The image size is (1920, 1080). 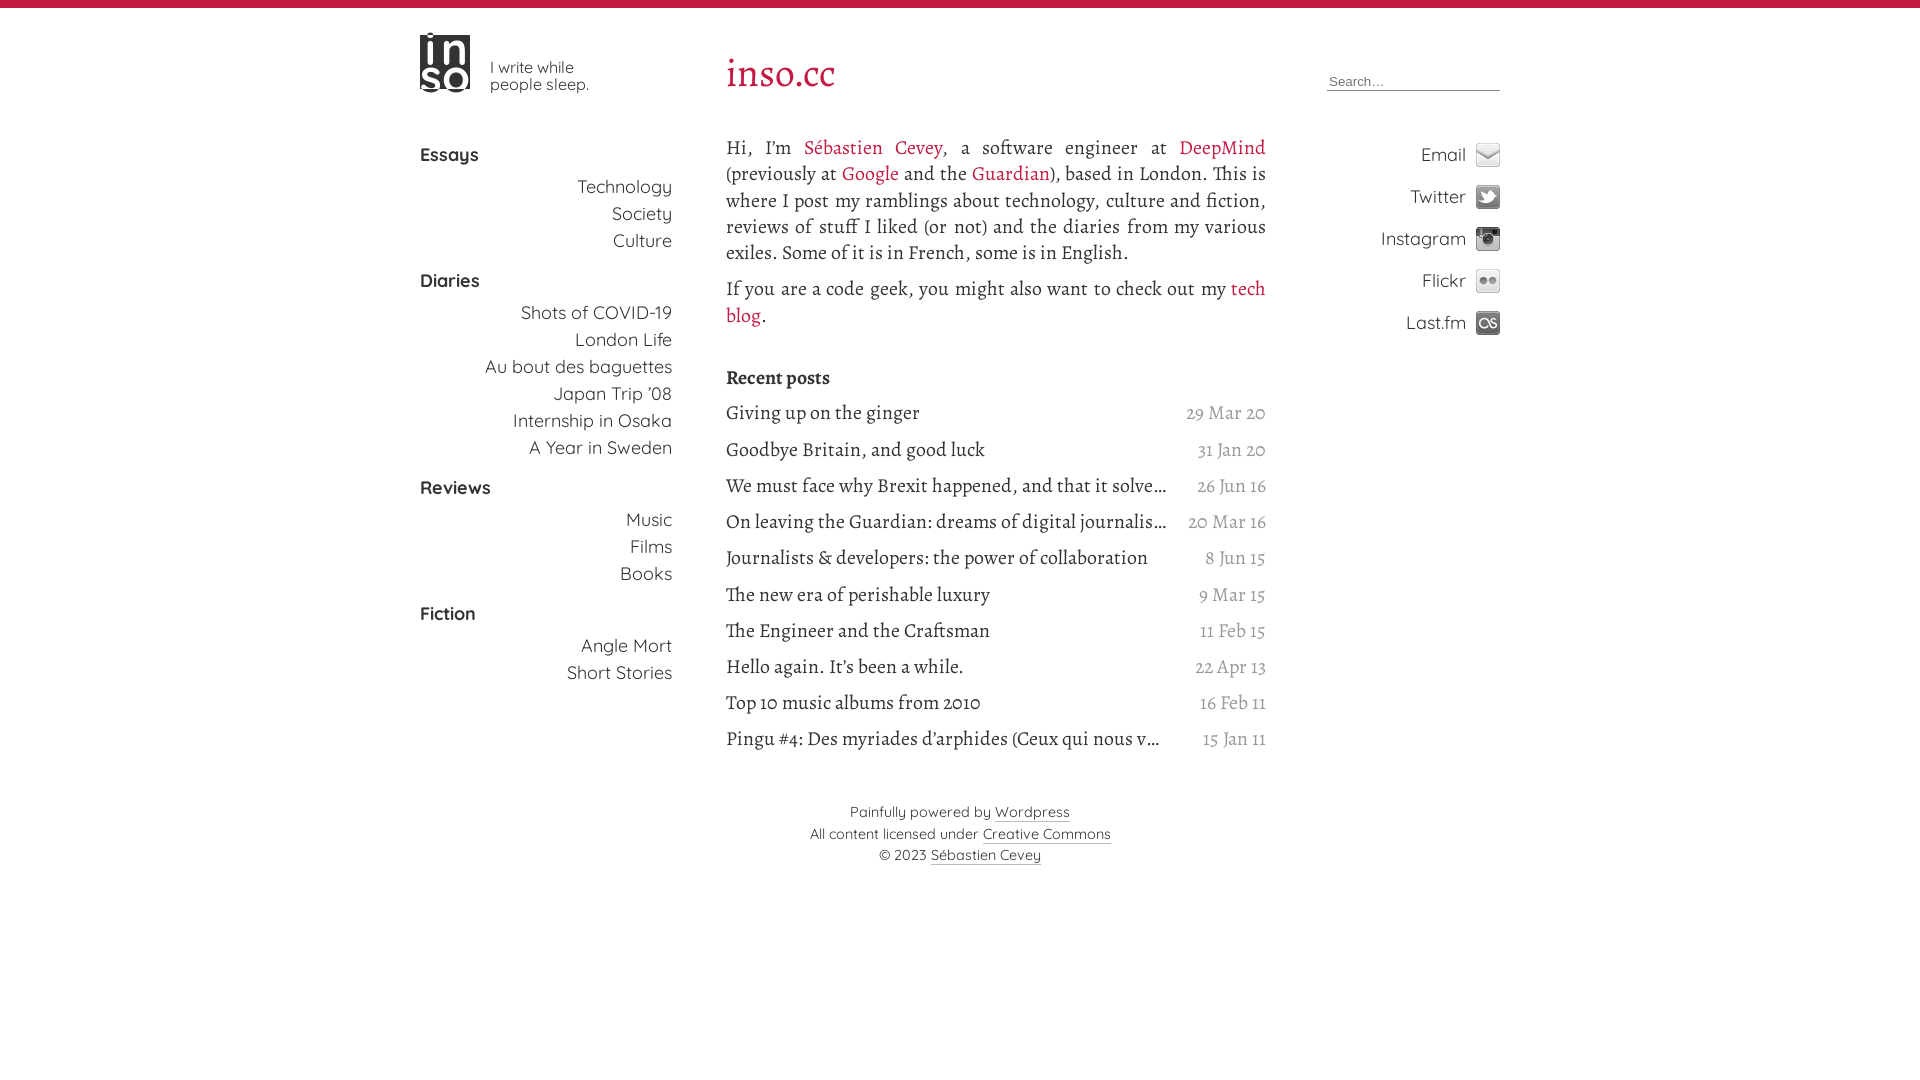 I want to click on 'Twitter', so click(x=1470, y=196).